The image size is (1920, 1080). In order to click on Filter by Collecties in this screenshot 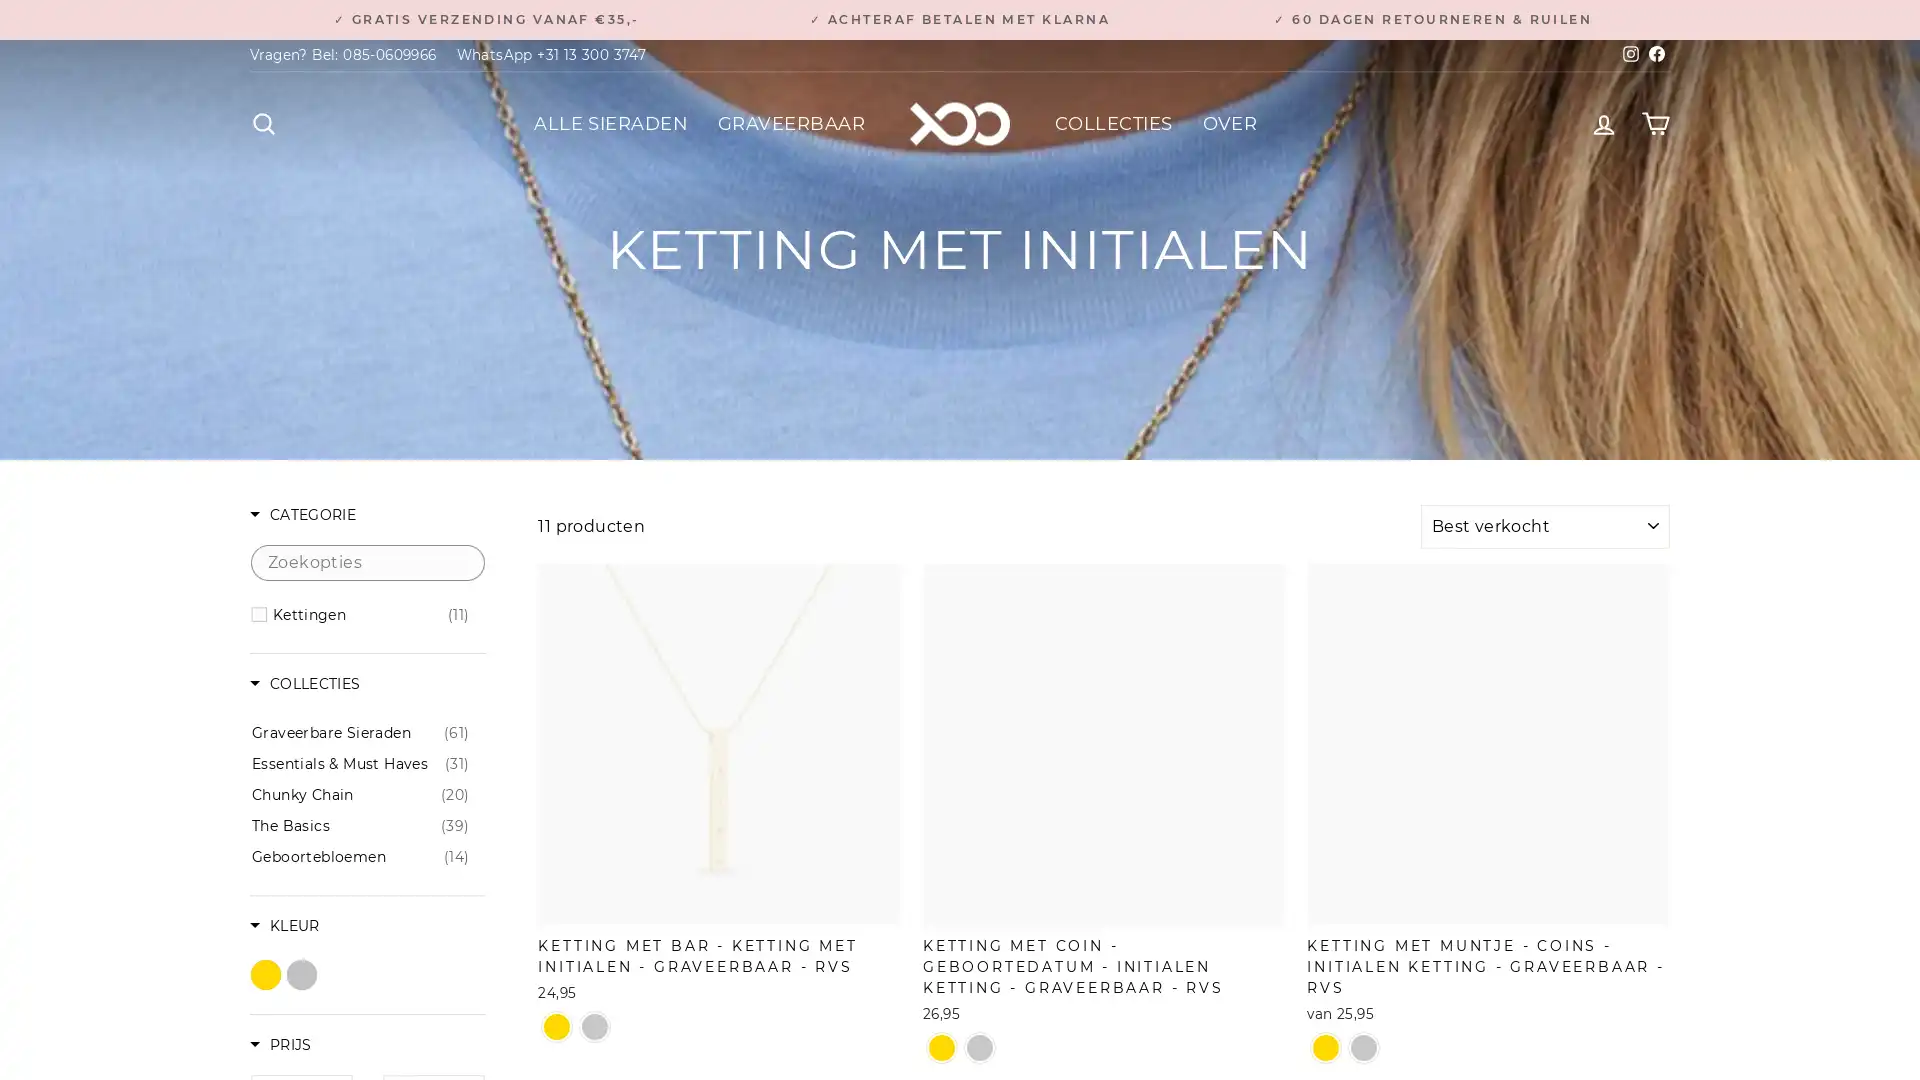, I will do `click(304, 684)`.